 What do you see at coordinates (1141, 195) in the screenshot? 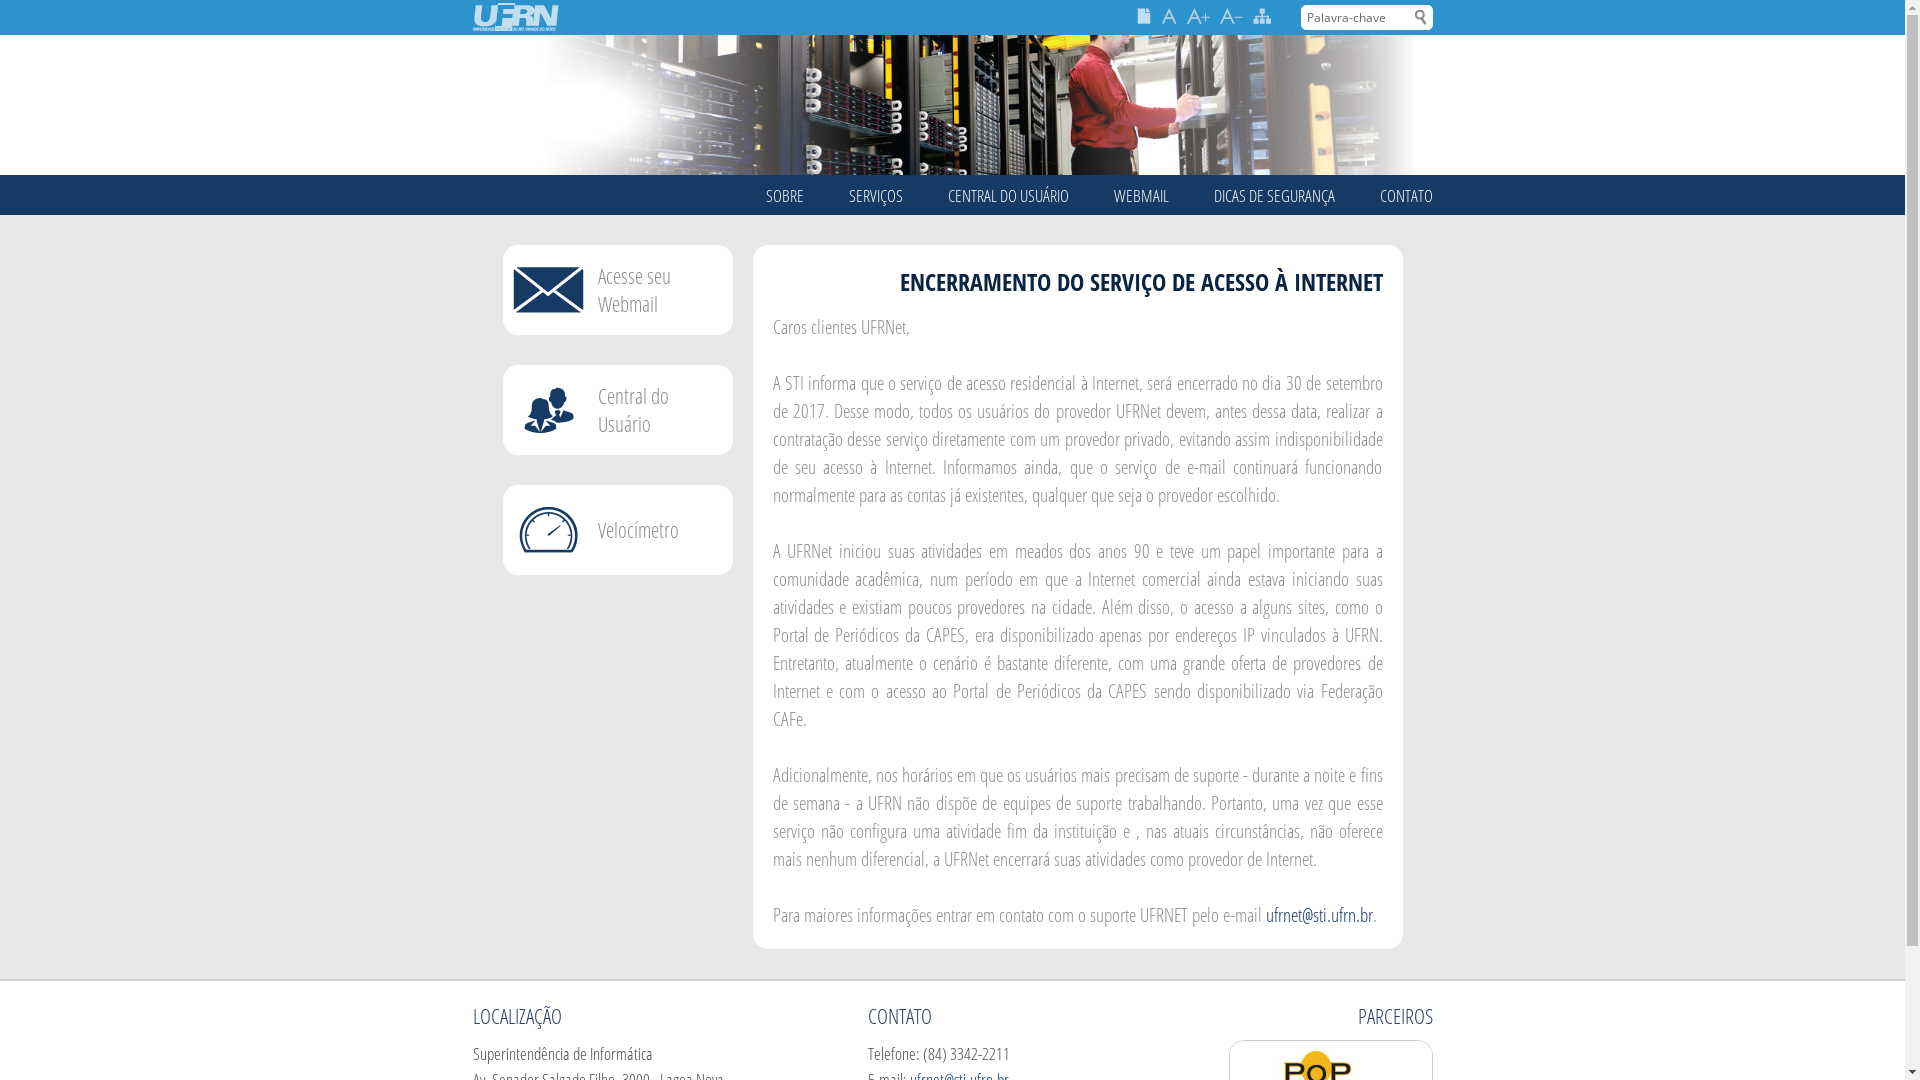
I see `'WEBMAIL'` at bounding box center [1141, 195].